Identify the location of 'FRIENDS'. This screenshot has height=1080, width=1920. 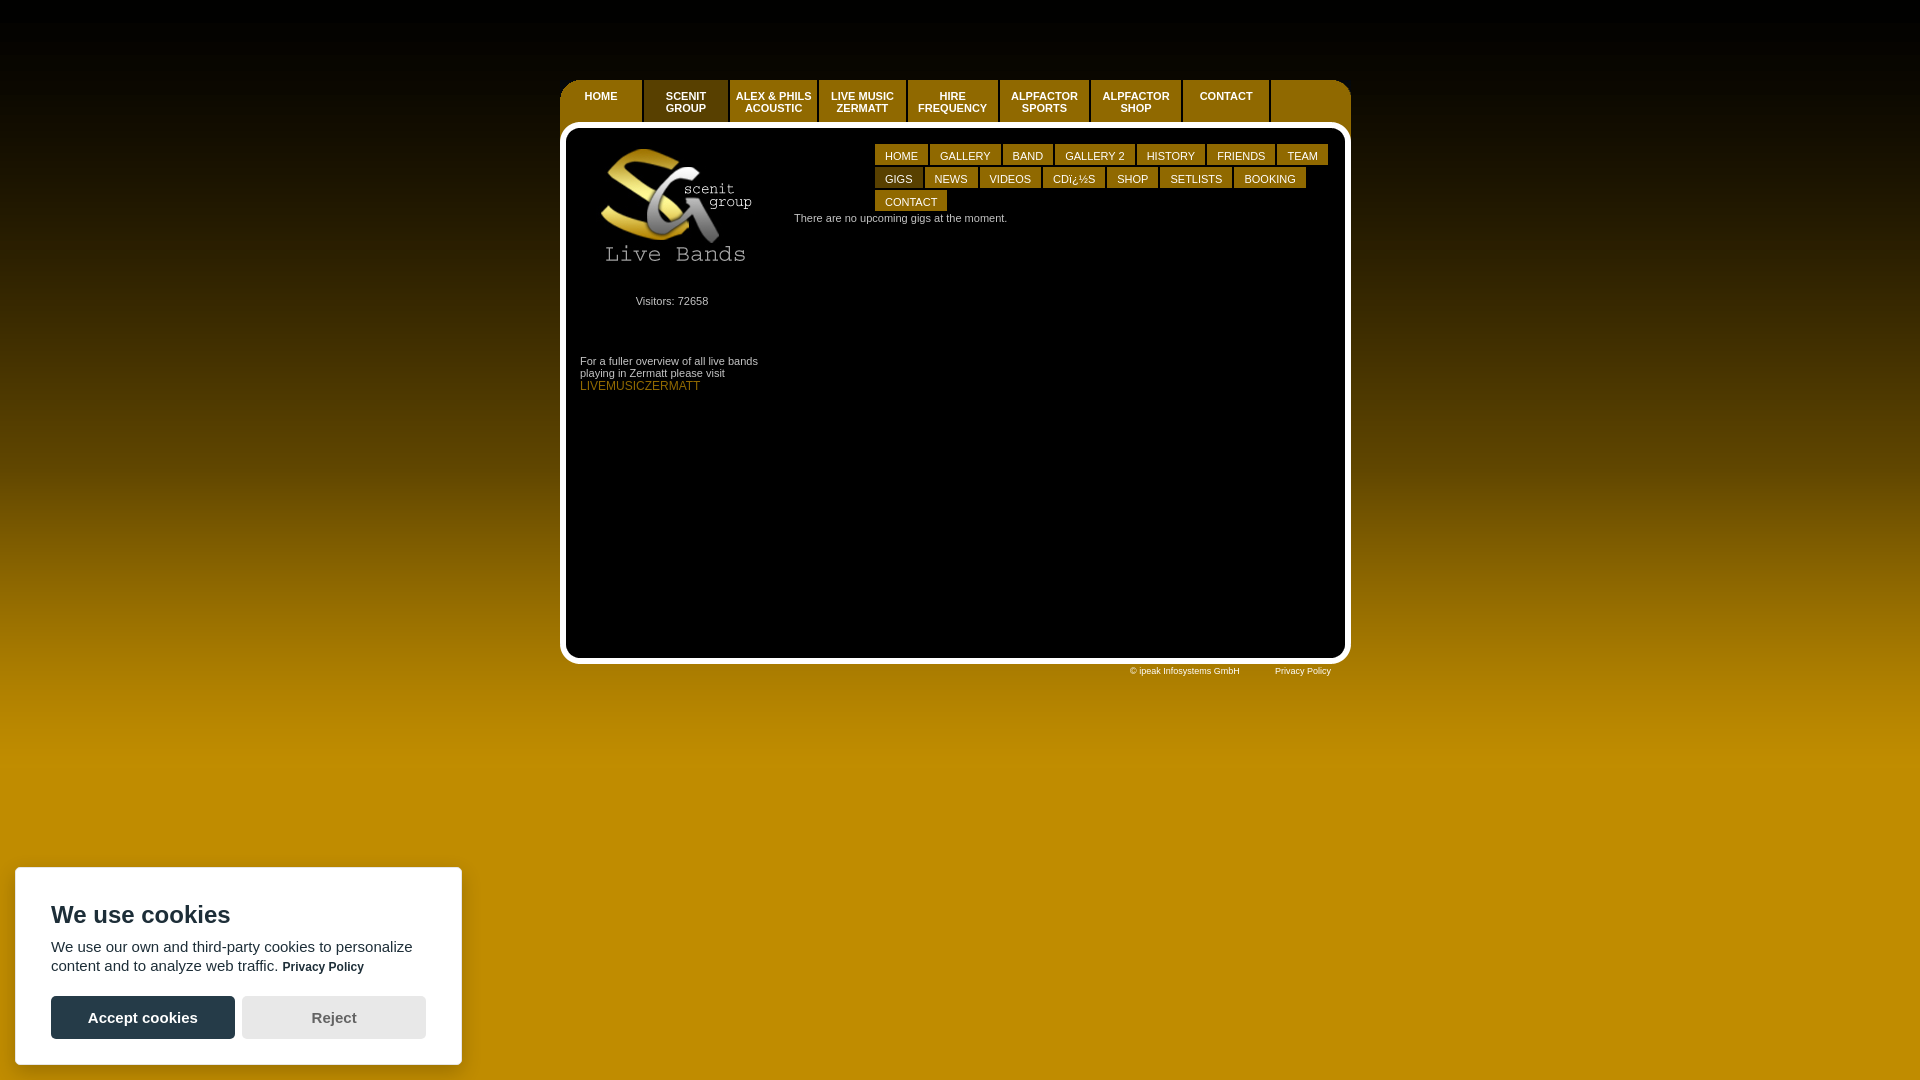
(1240, 153).